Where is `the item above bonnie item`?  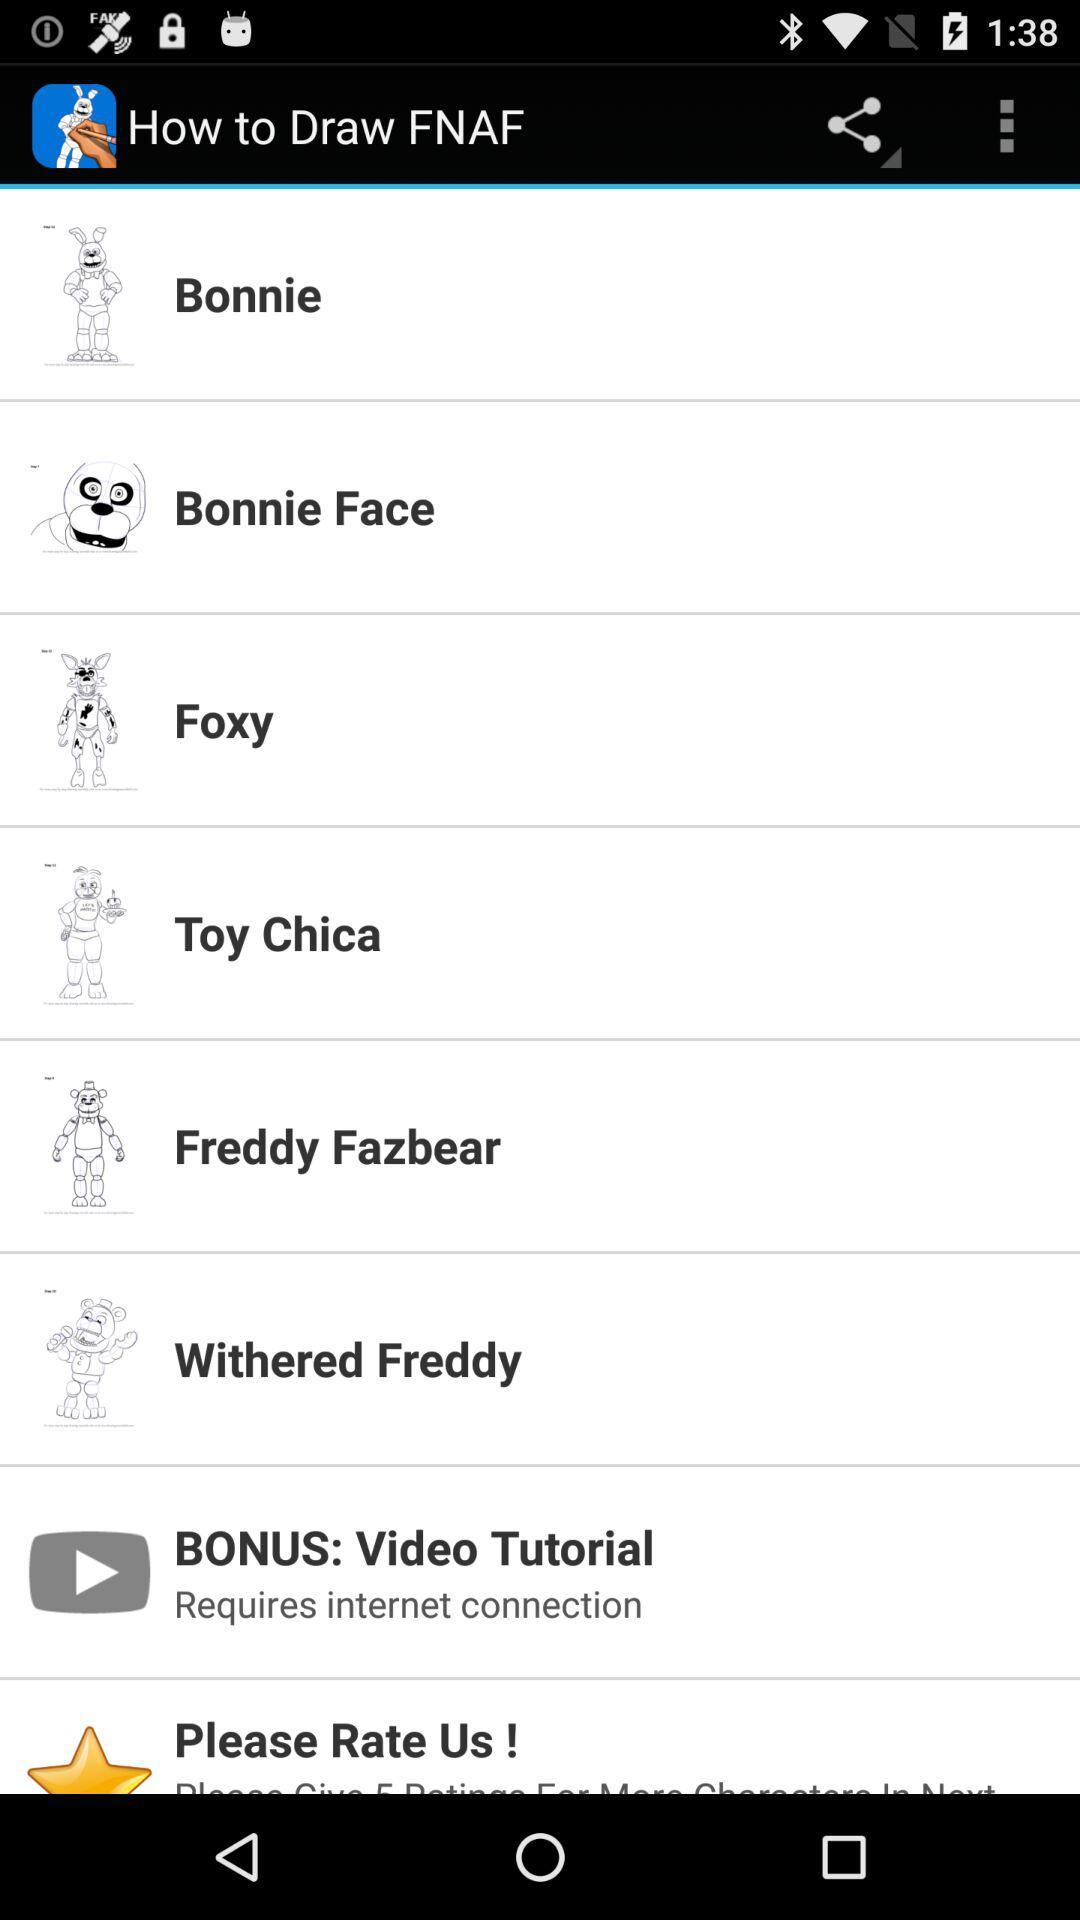 the item above bonnie item is located at coordinates (1006, 124).